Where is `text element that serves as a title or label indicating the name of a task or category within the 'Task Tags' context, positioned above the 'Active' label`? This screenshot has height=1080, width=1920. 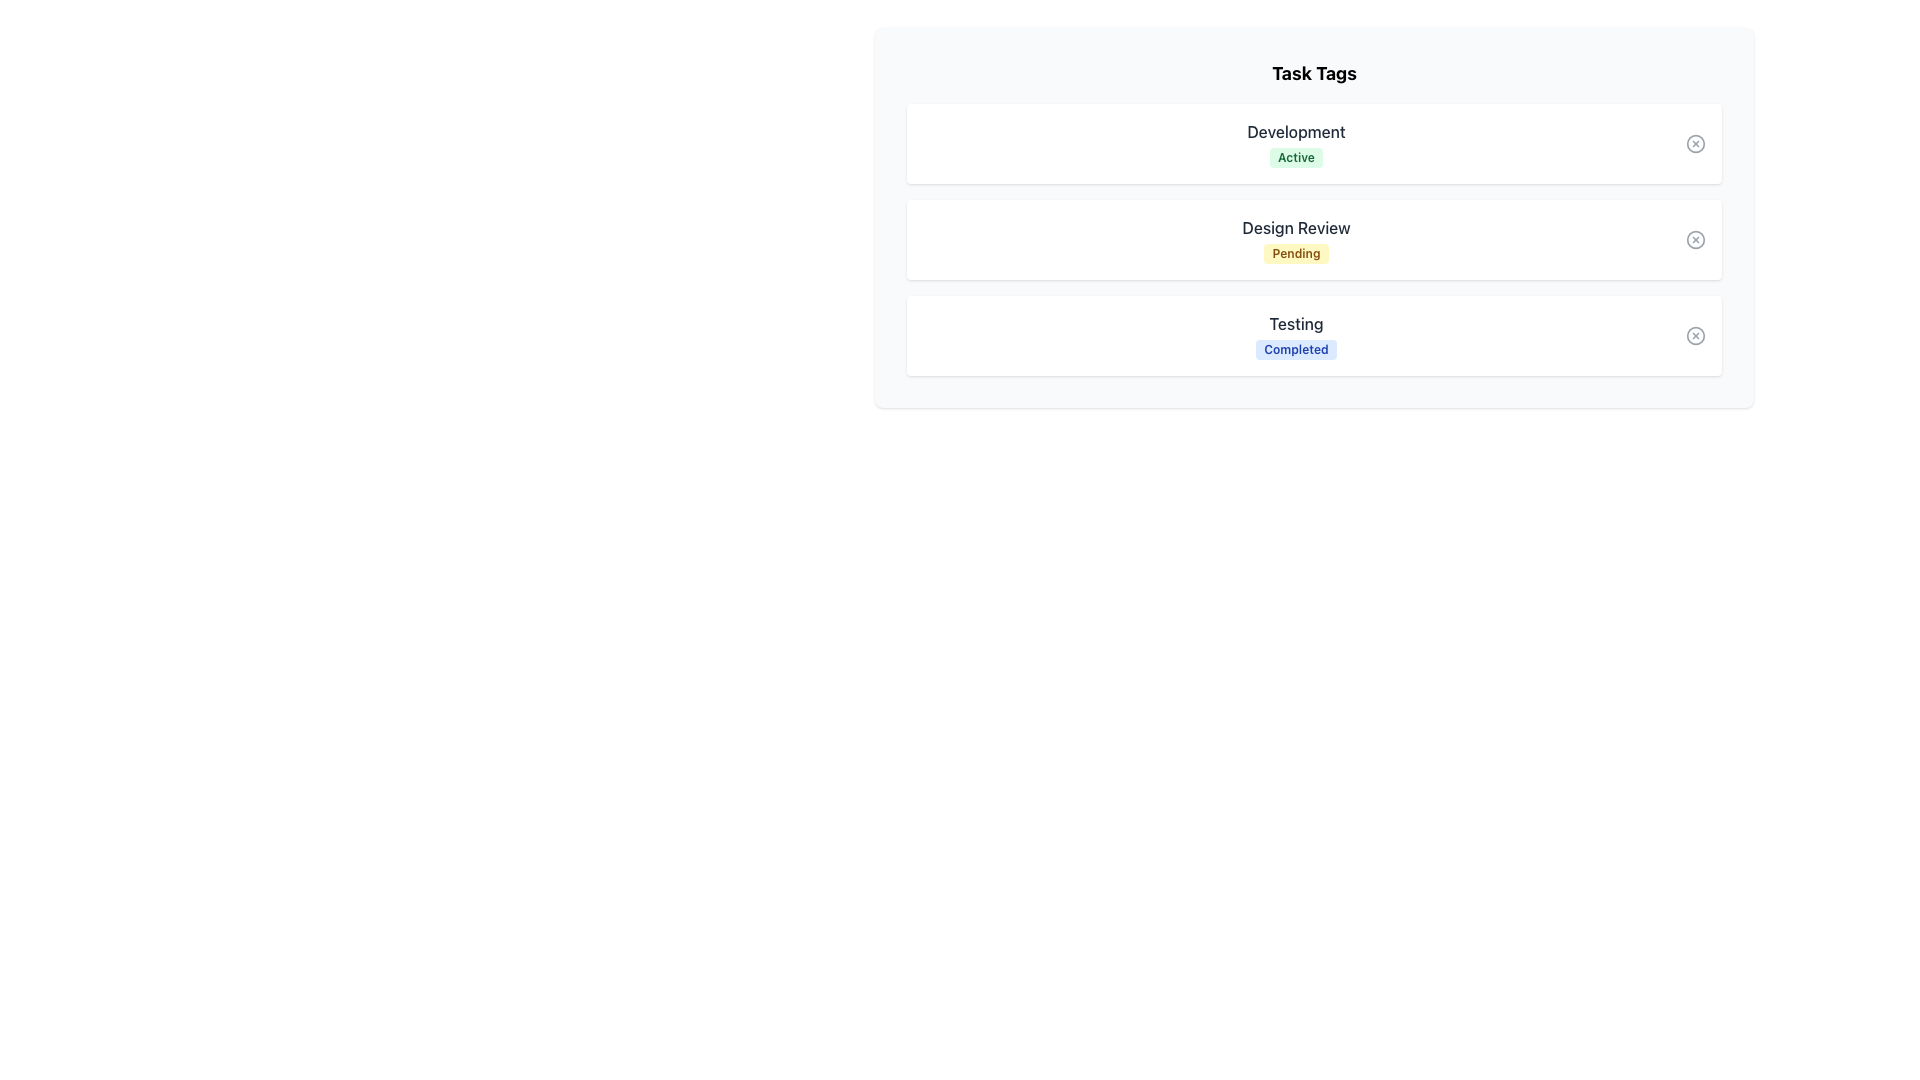
text element that serves as a title or label indicating the name of a task or category within the 'Task Tags' context, positioned above the 'Active' label is located at coordinates (1296, 131).